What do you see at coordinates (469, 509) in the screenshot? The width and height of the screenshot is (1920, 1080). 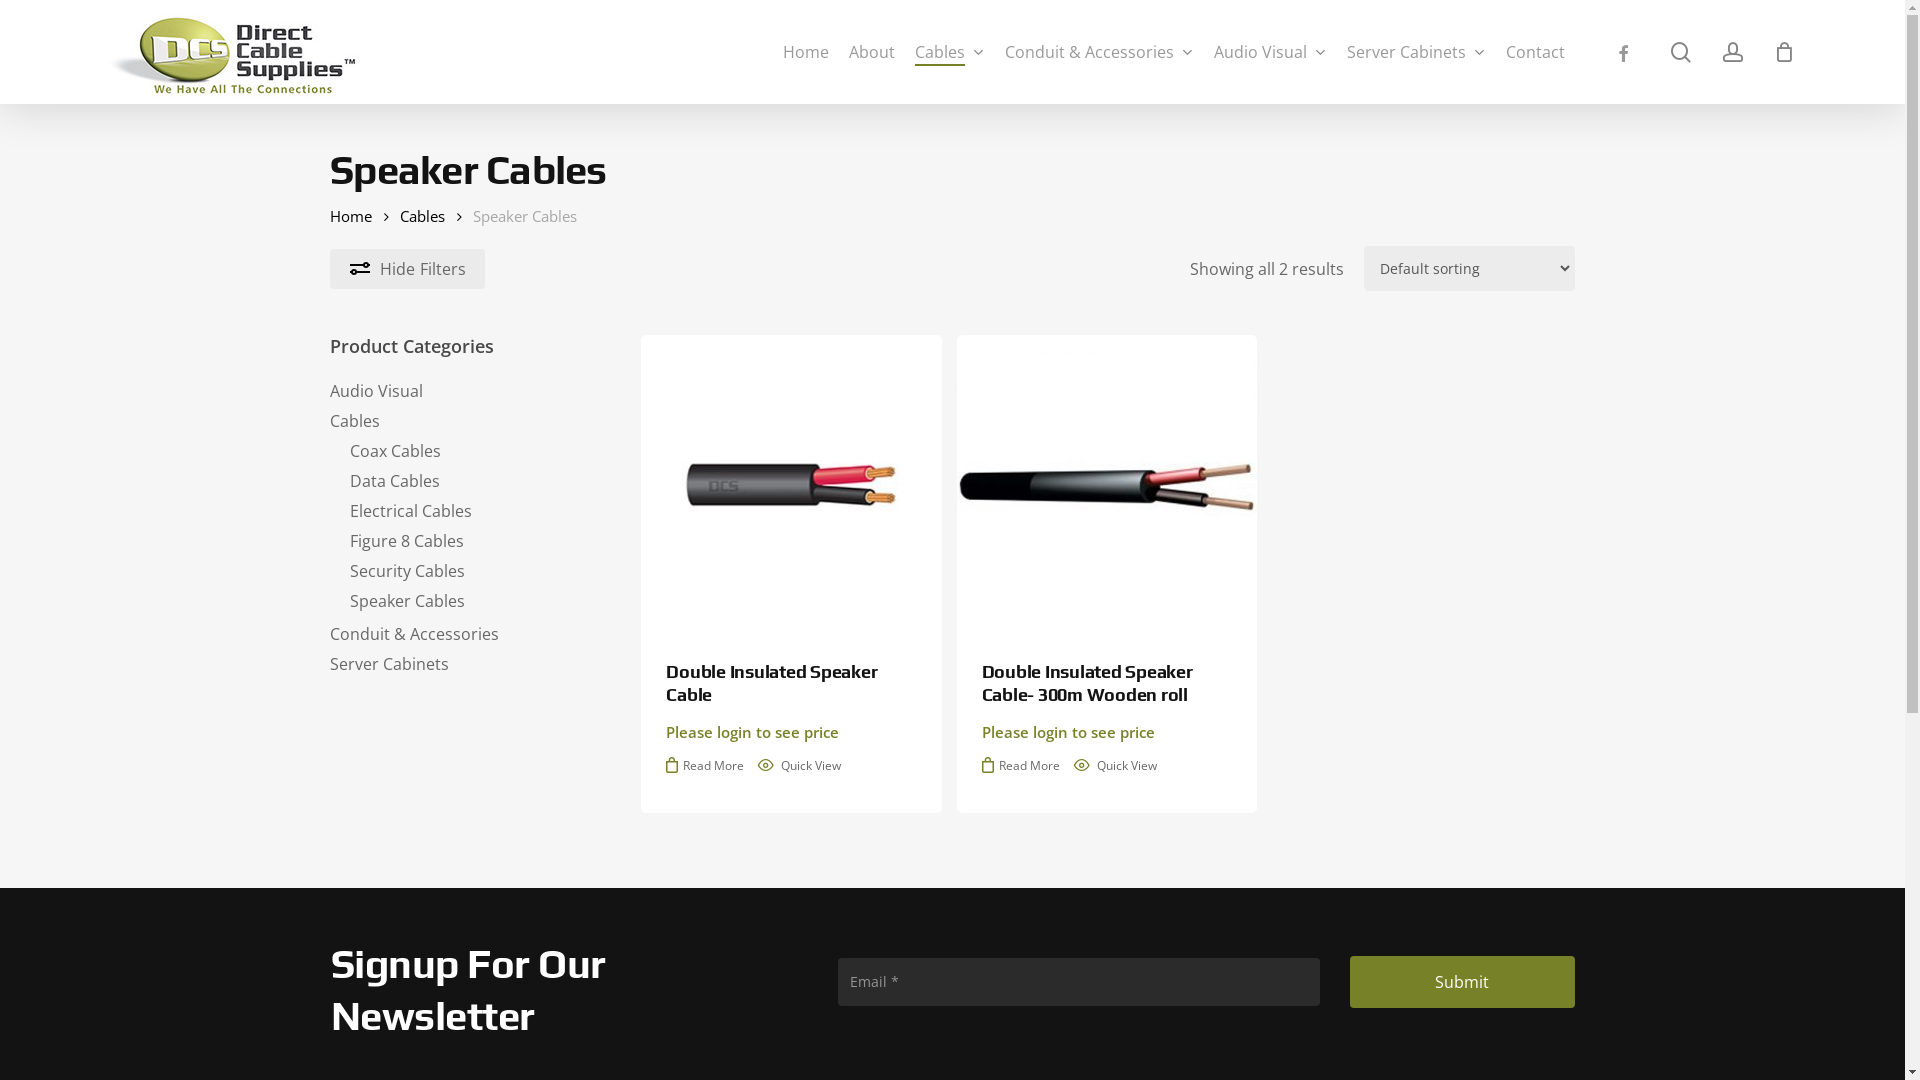 I see `'Electrical Cables'` at bounding box center [469, 509].